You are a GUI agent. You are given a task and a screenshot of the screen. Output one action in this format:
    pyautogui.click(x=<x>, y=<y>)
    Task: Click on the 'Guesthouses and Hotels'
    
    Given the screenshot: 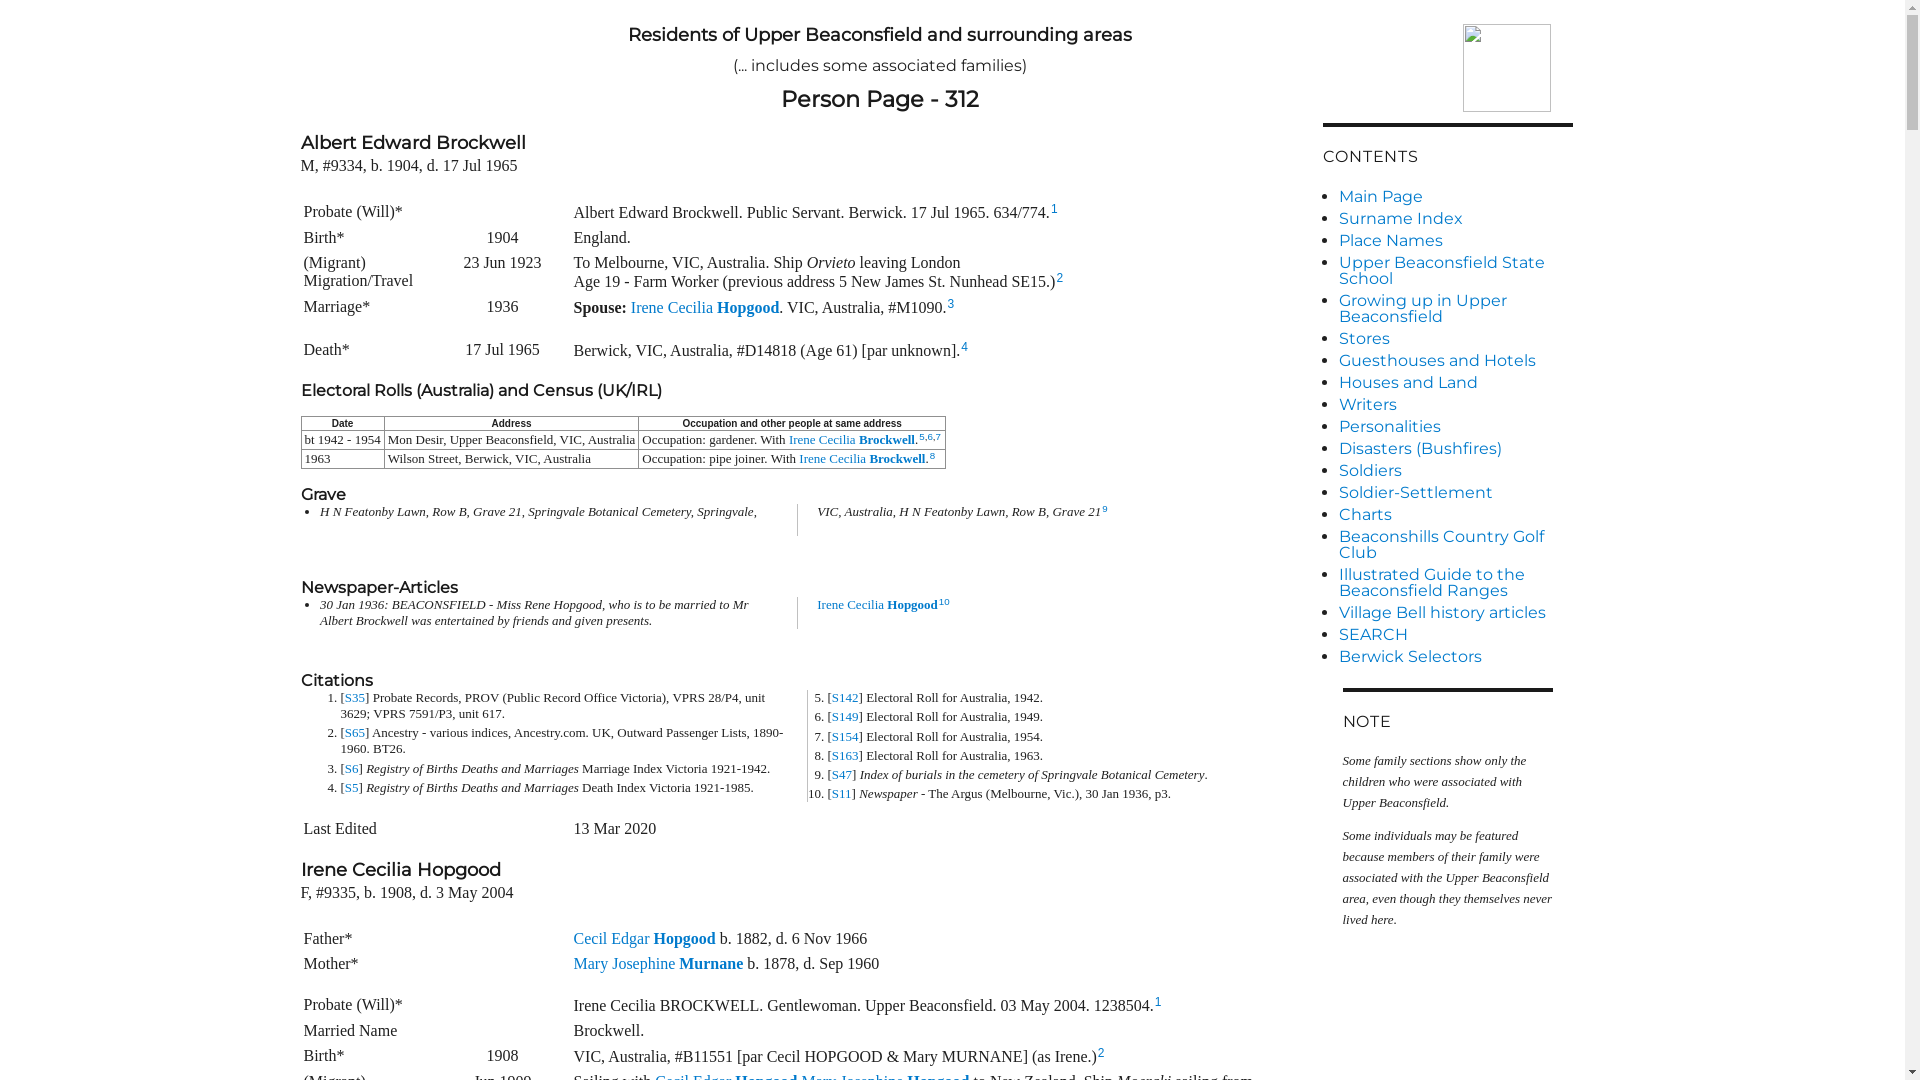 What is the action you would take?
    pyautogui.click(x=1454, y=361)
    